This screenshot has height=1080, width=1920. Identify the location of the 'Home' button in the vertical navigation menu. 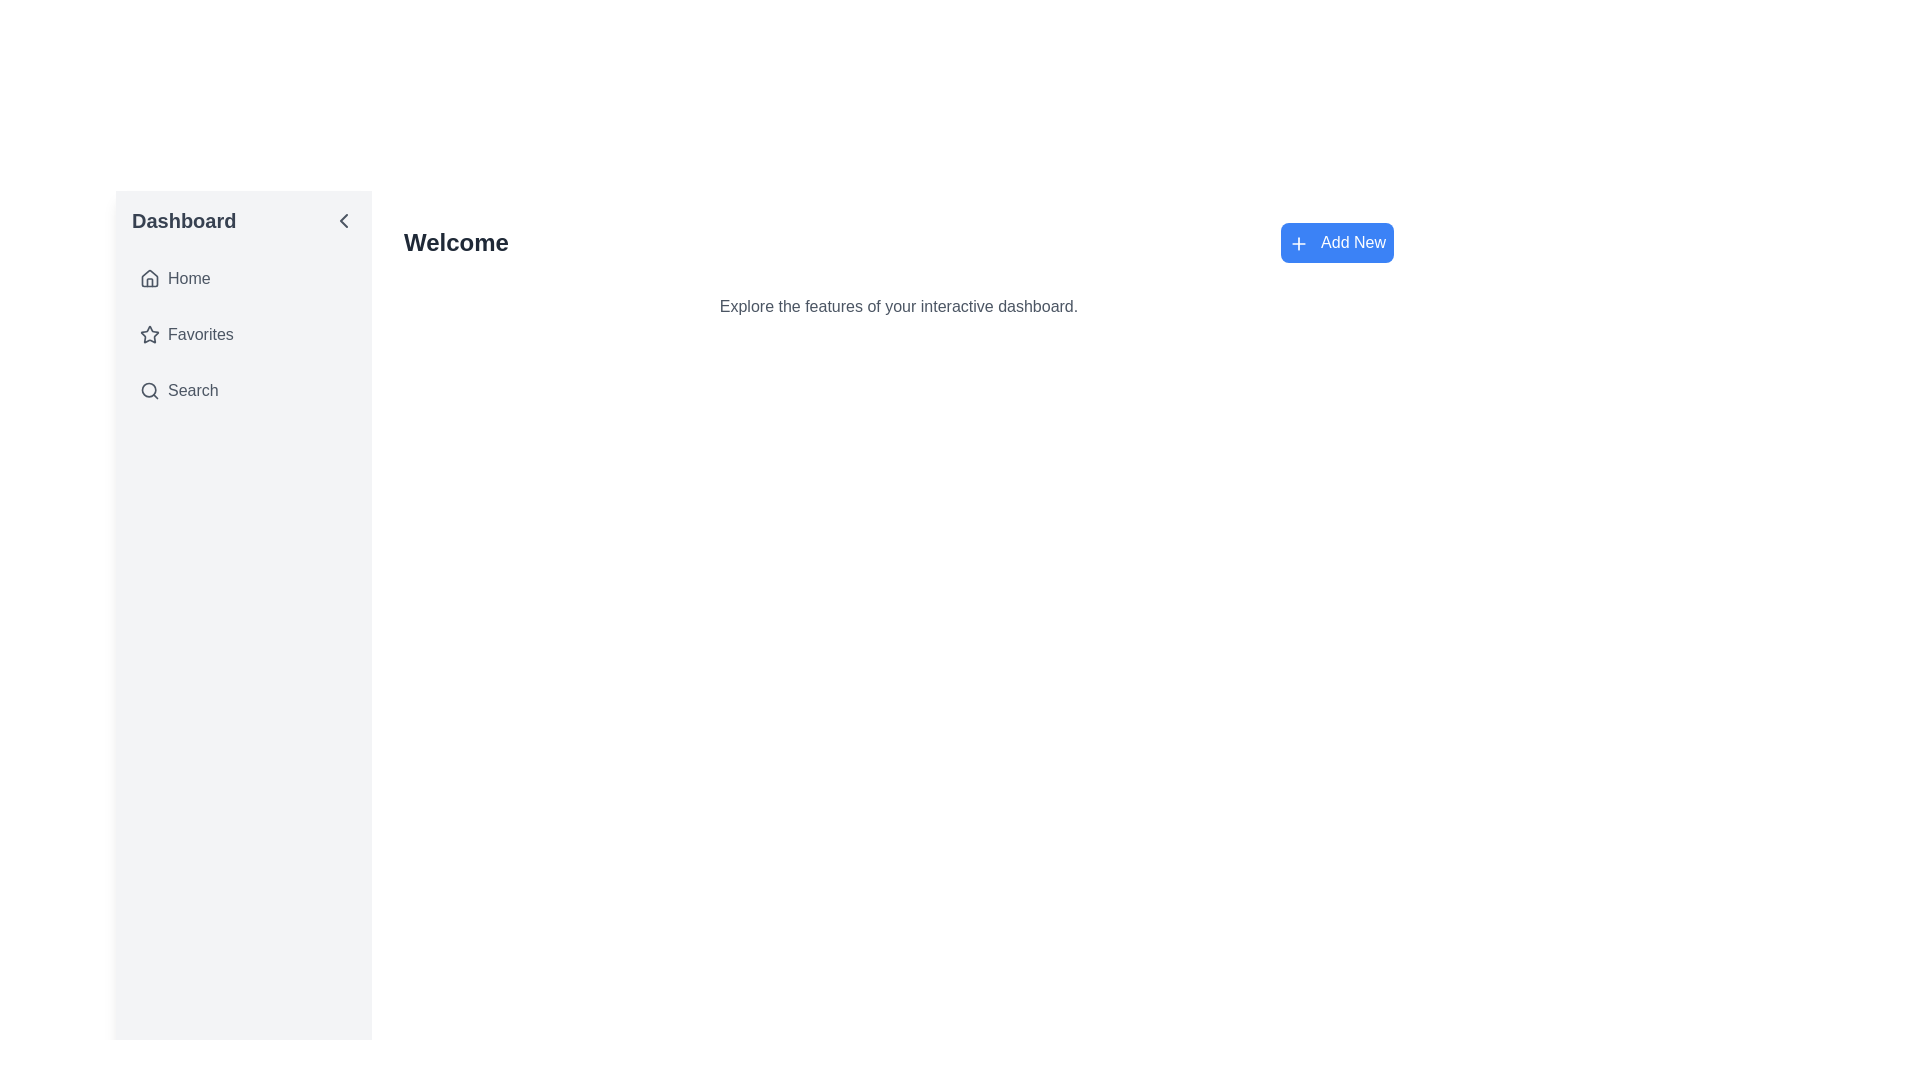
(243, 278).